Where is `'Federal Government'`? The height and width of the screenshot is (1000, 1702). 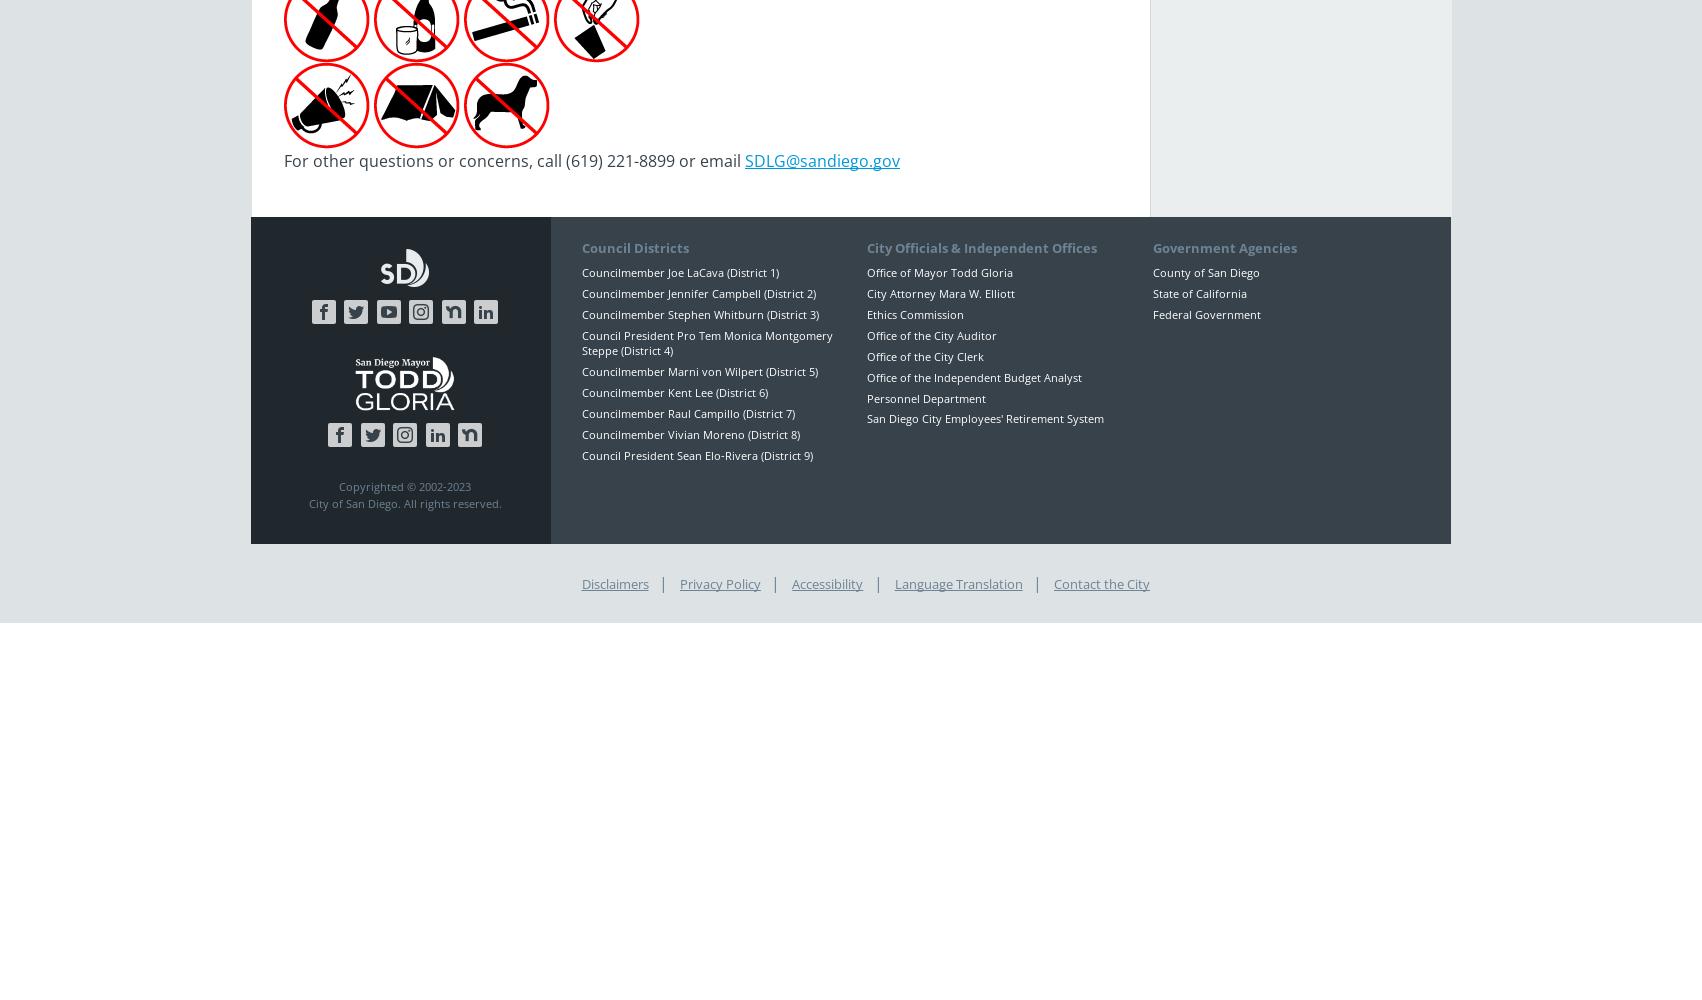
'Federal Government' is located at coordinates (1206, 312).